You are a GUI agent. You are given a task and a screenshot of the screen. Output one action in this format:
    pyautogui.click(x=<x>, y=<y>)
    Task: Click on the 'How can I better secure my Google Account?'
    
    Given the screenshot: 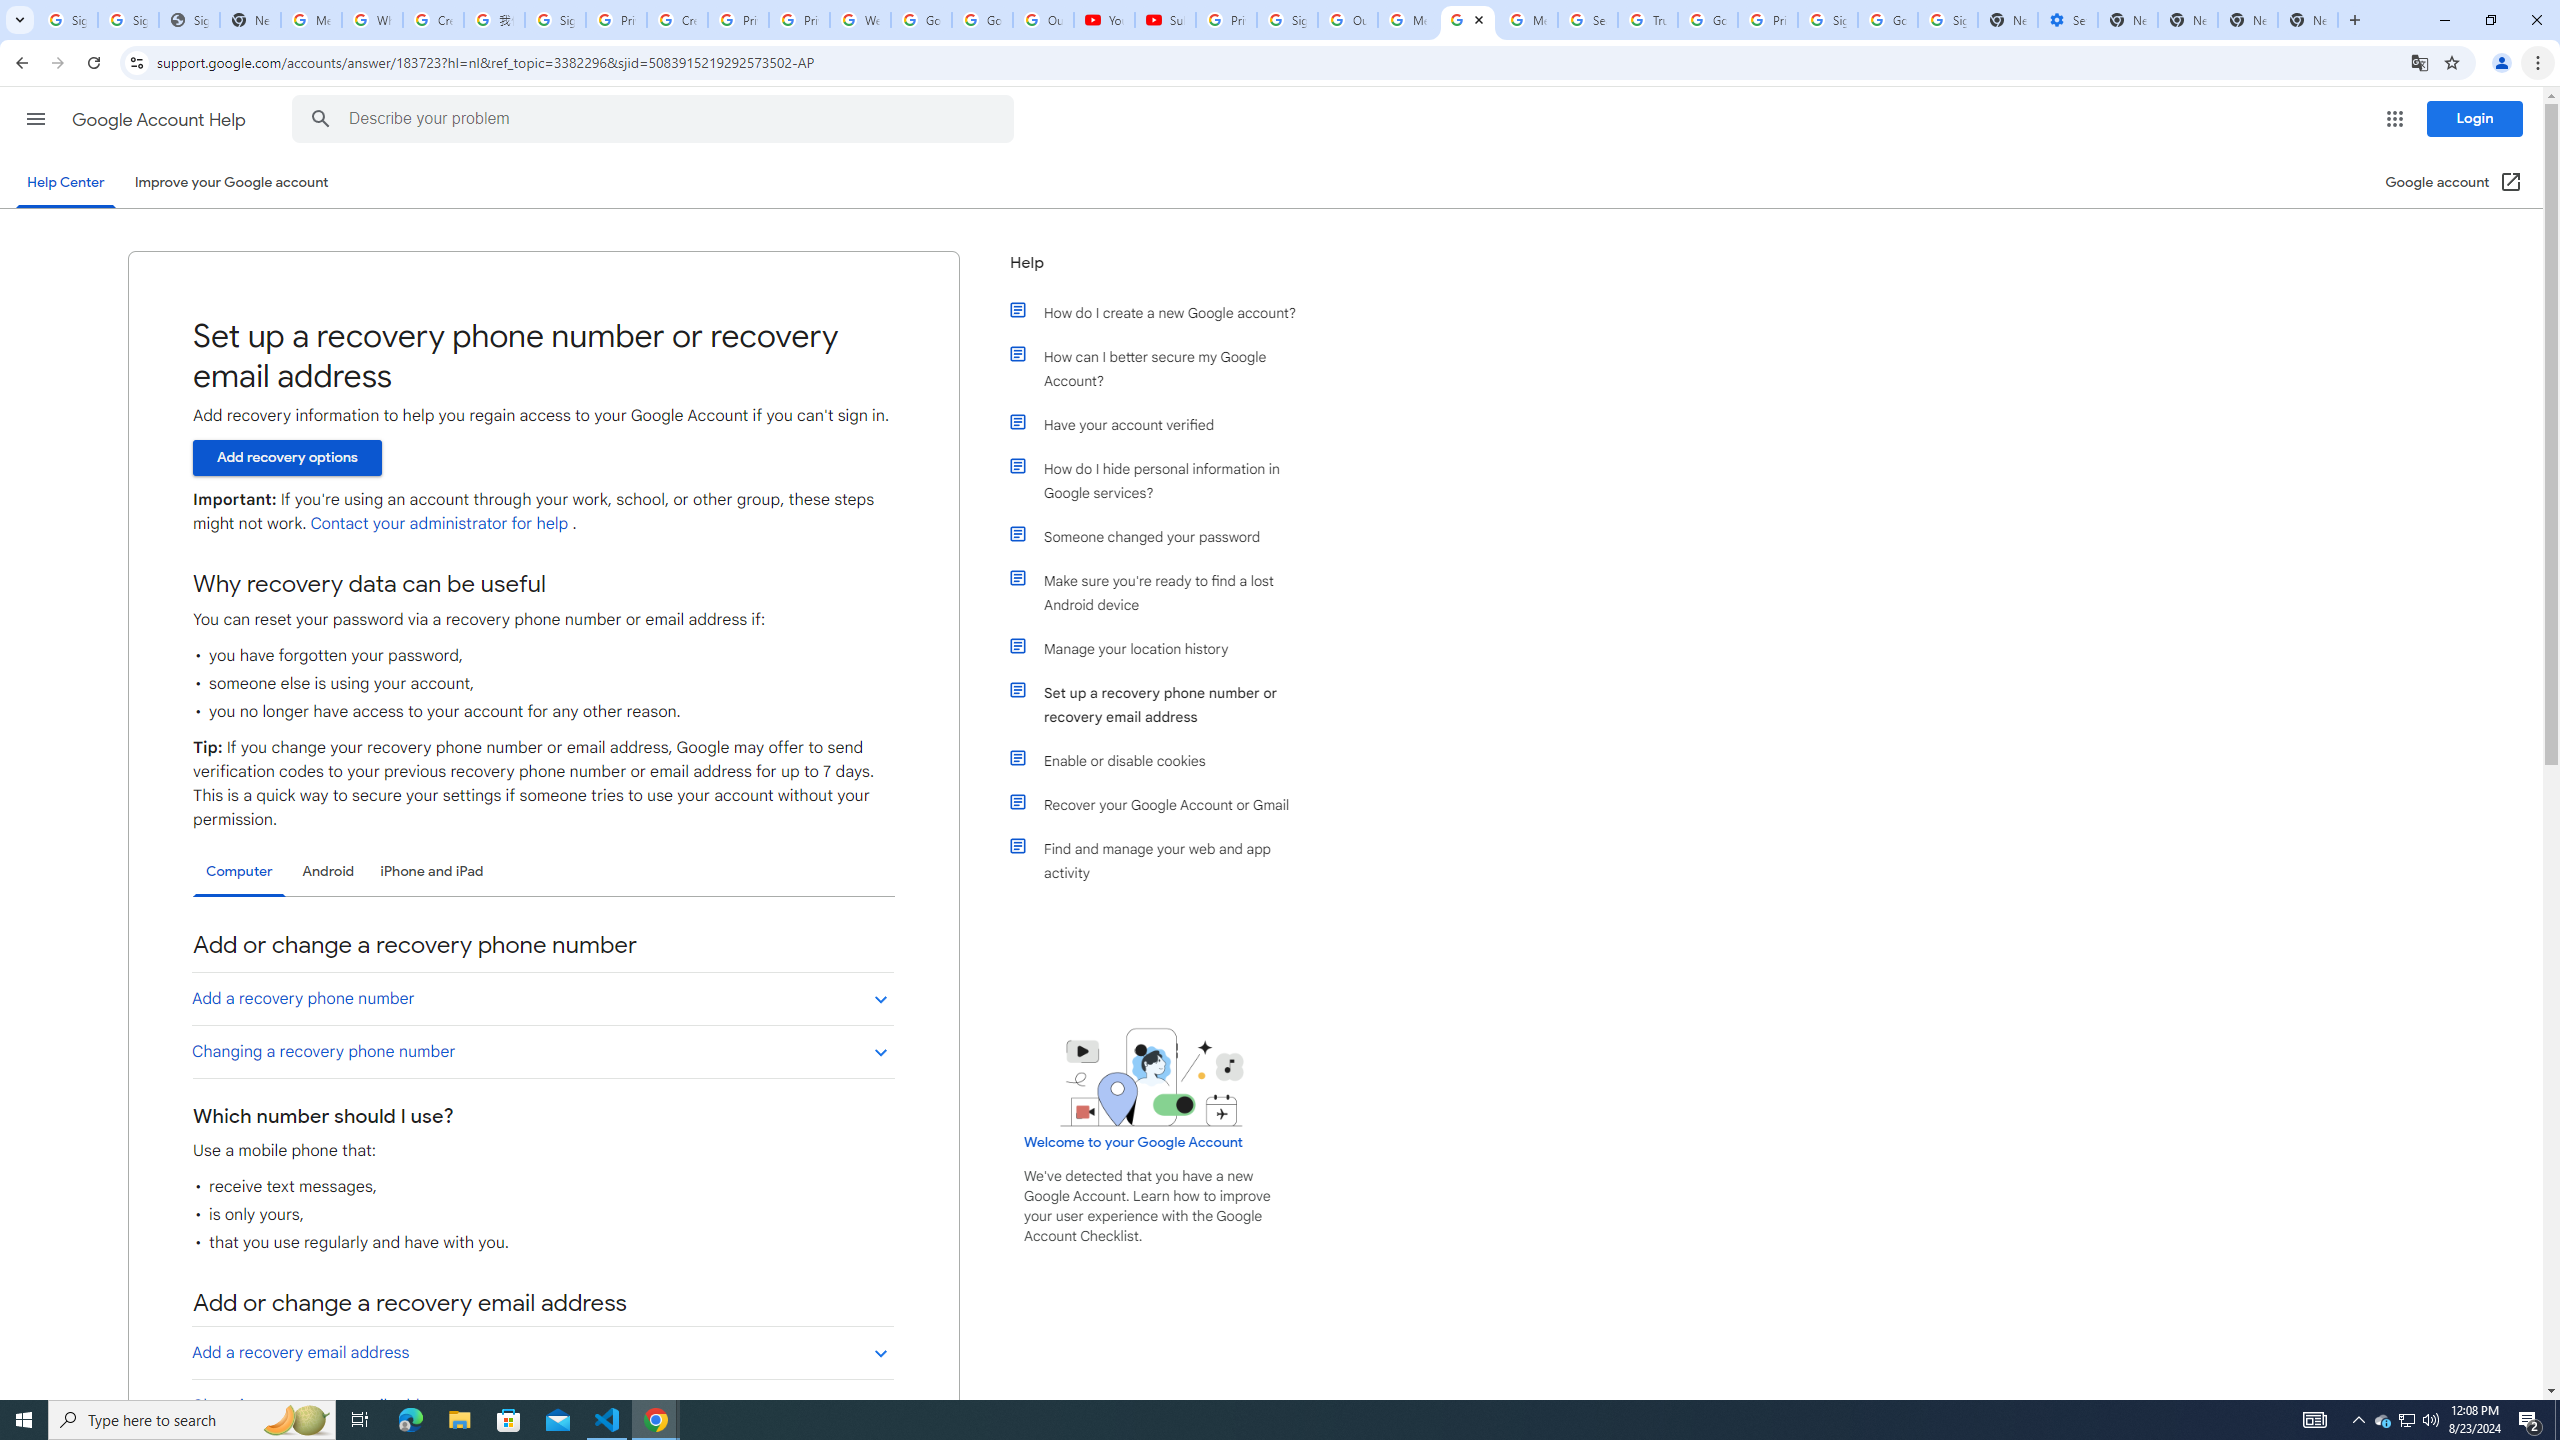 What is the action you would take?
    pyautogui.click(x=1162, y=368)
    